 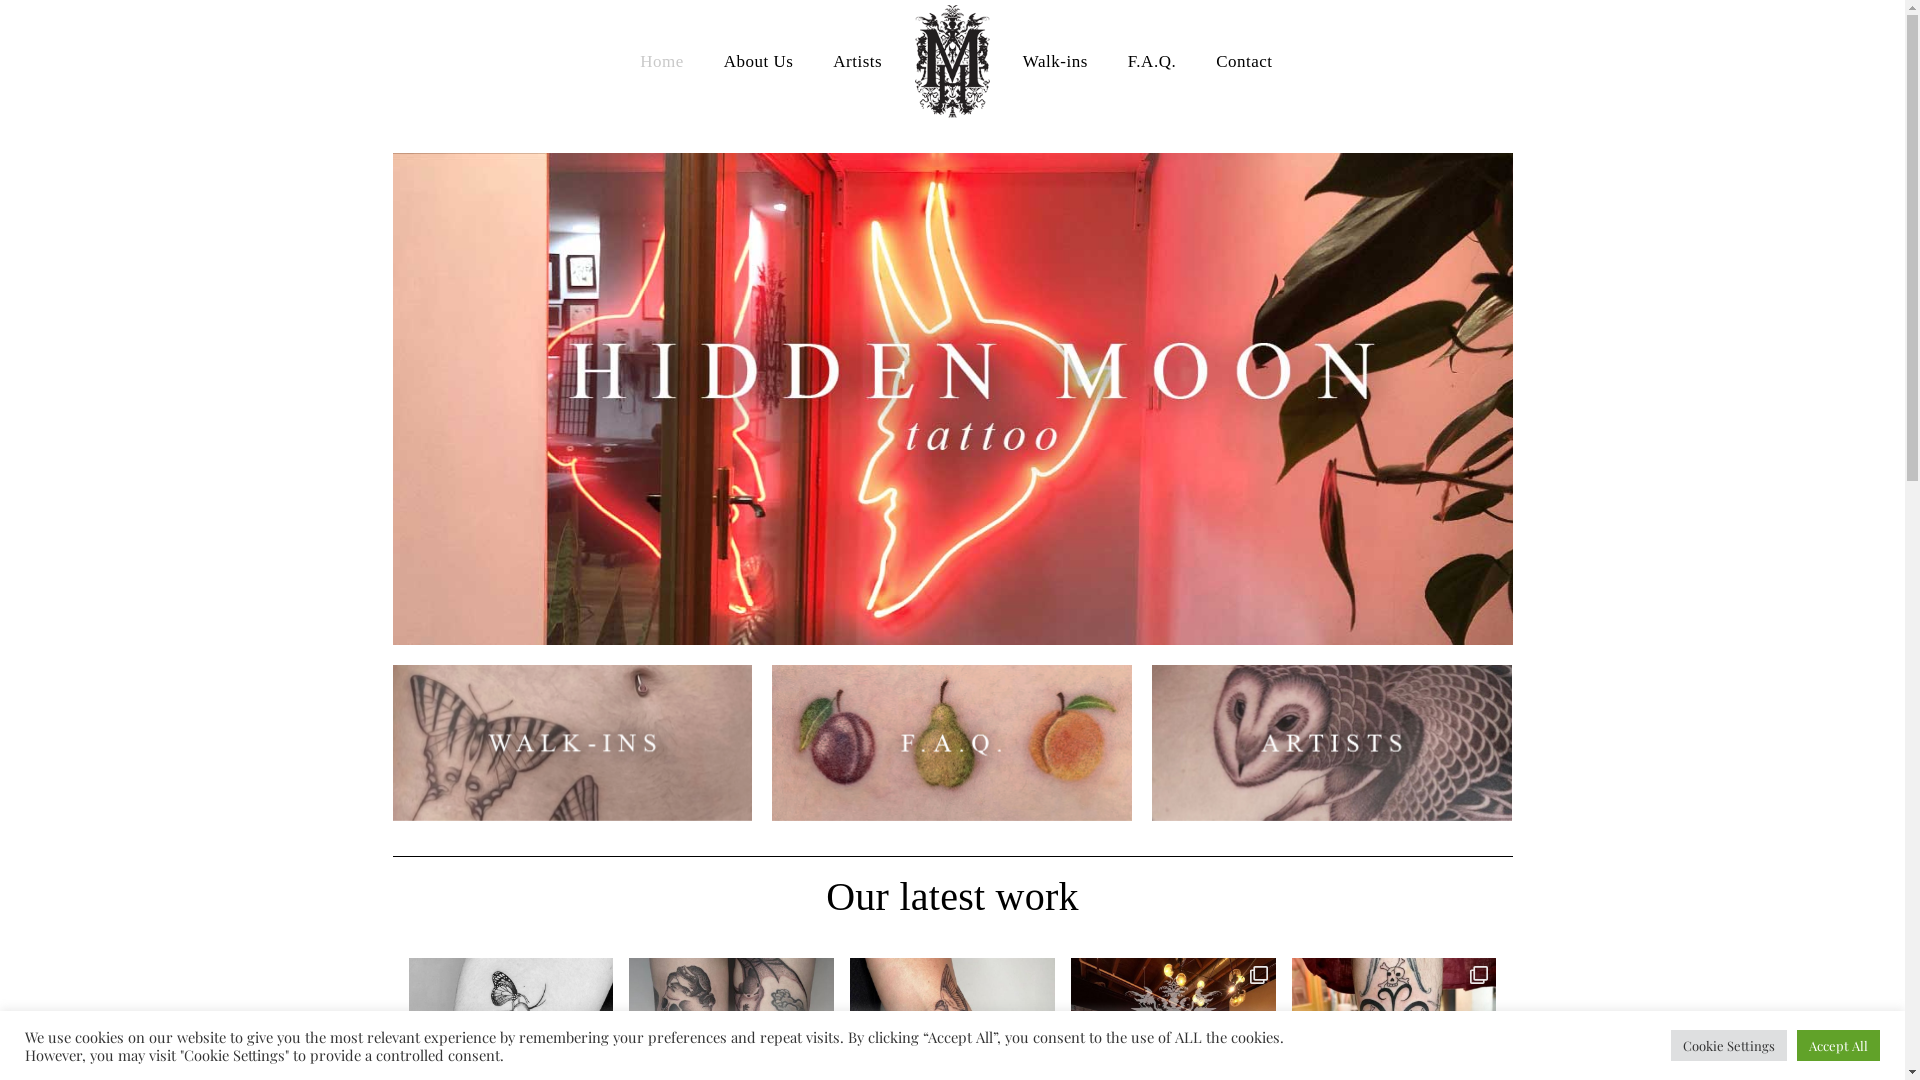 I want to click on 'Home', so click(x=662, y=60).